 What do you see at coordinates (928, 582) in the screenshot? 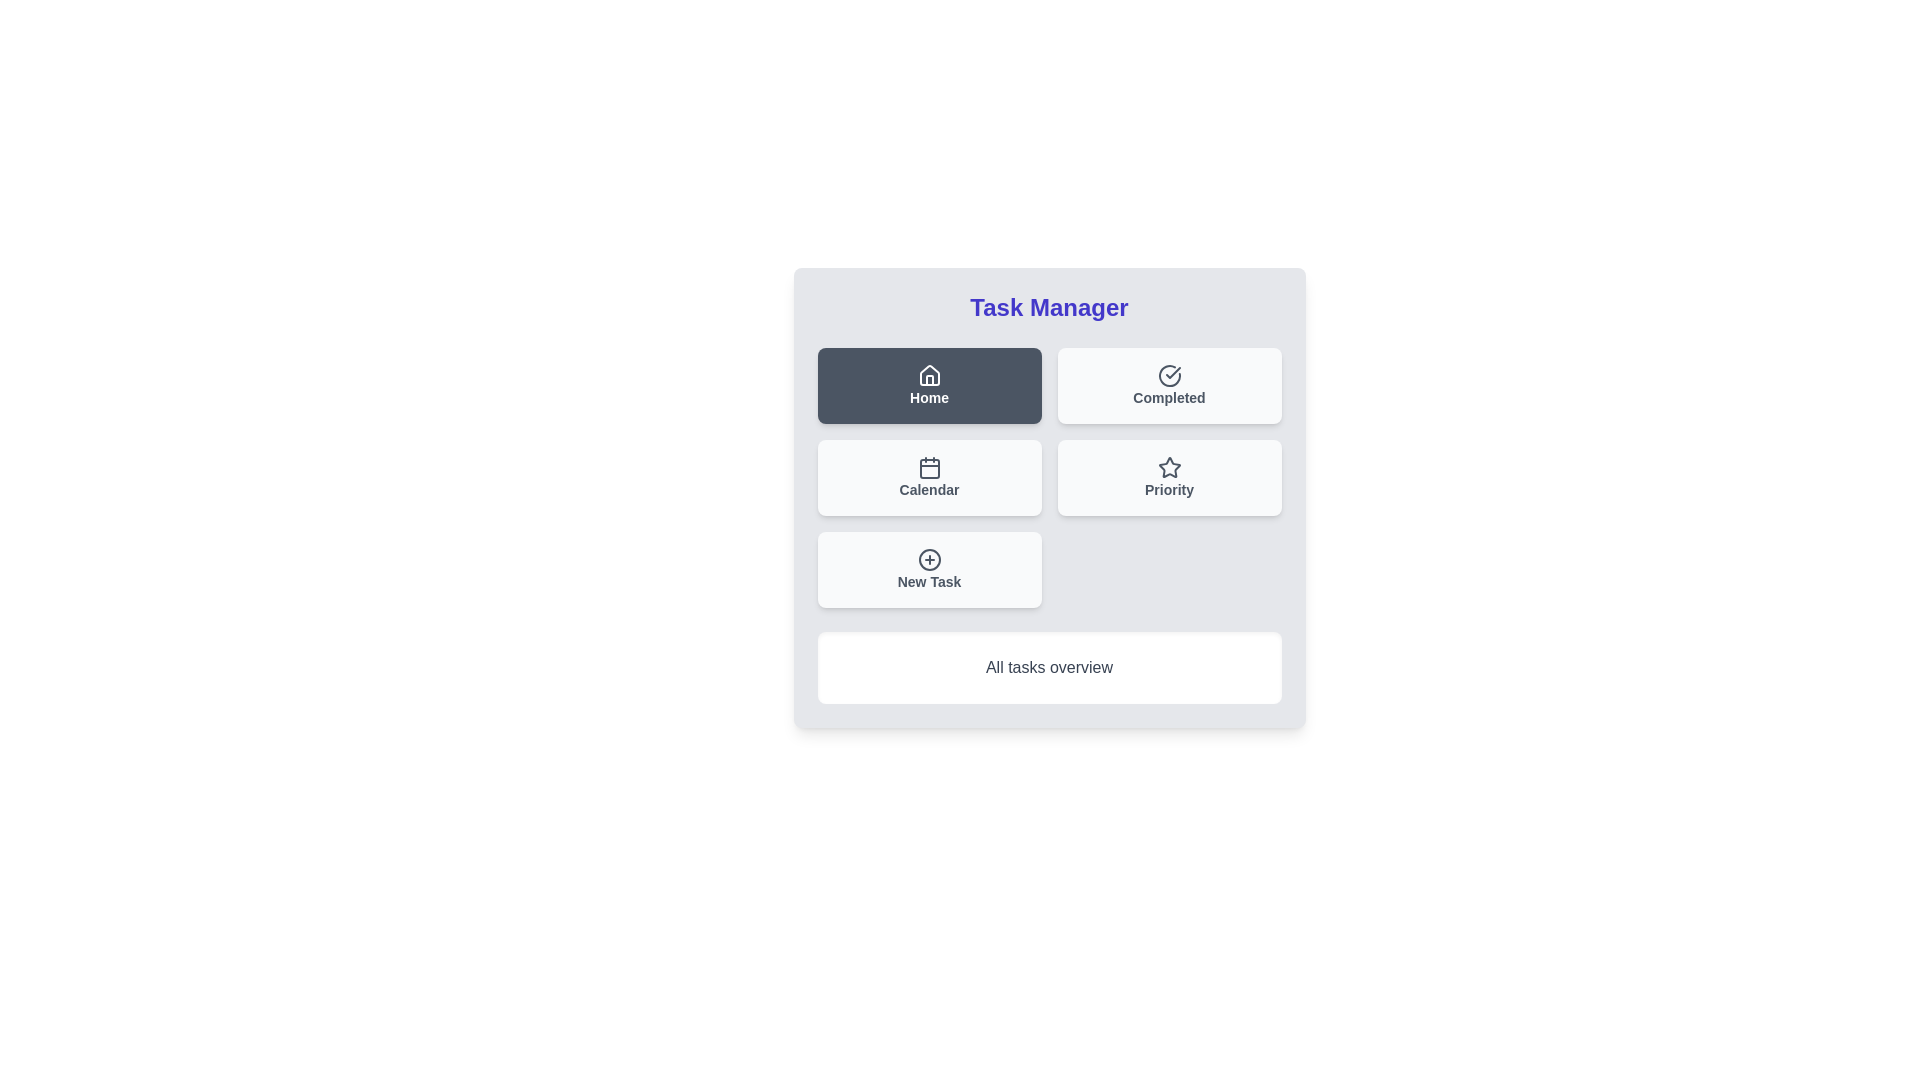
I see `the 'New Task' button that contains a circular plus sign icon and the text displayed in a bold sans-serif font style` at bounding box center [928, 582].